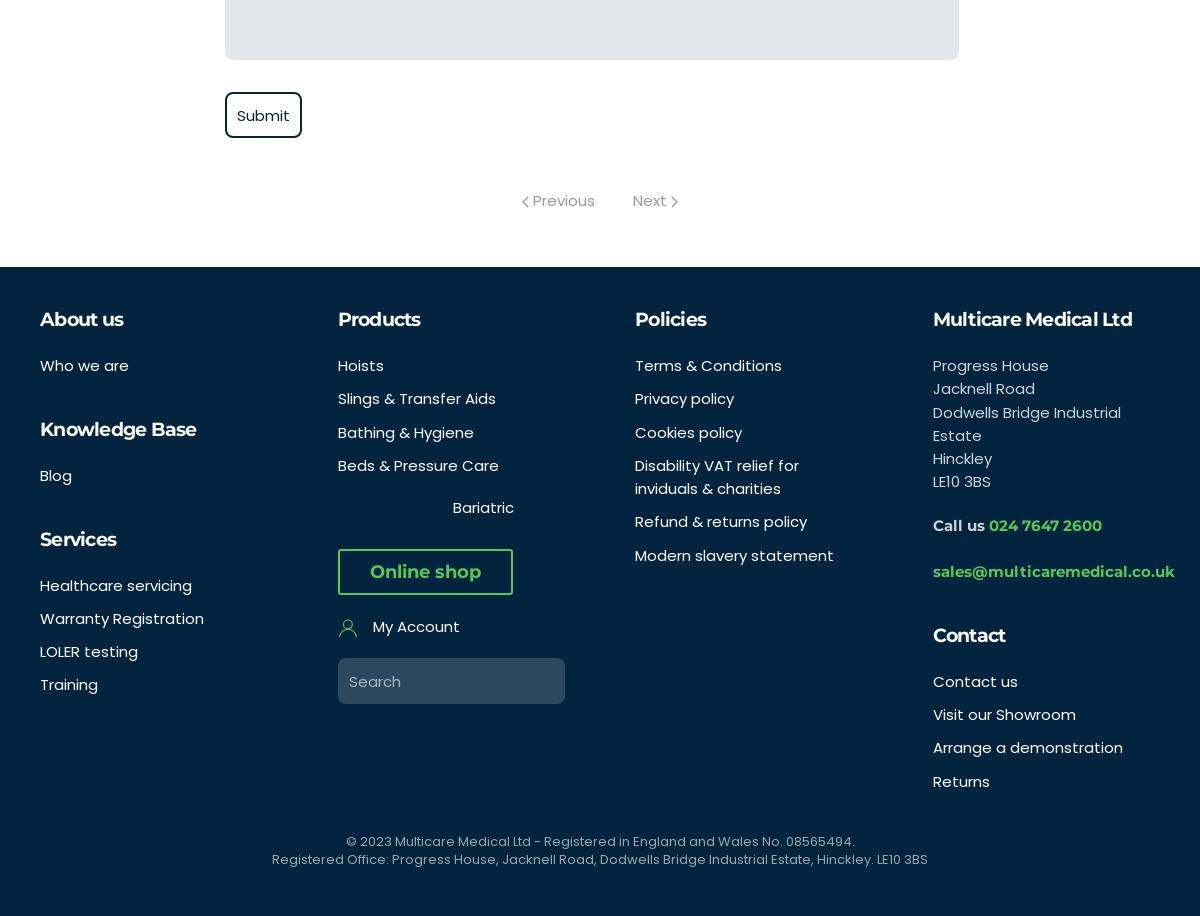 This screenshot has height=916, width=1200. I want to click on 'Policies', so click(670, 318).